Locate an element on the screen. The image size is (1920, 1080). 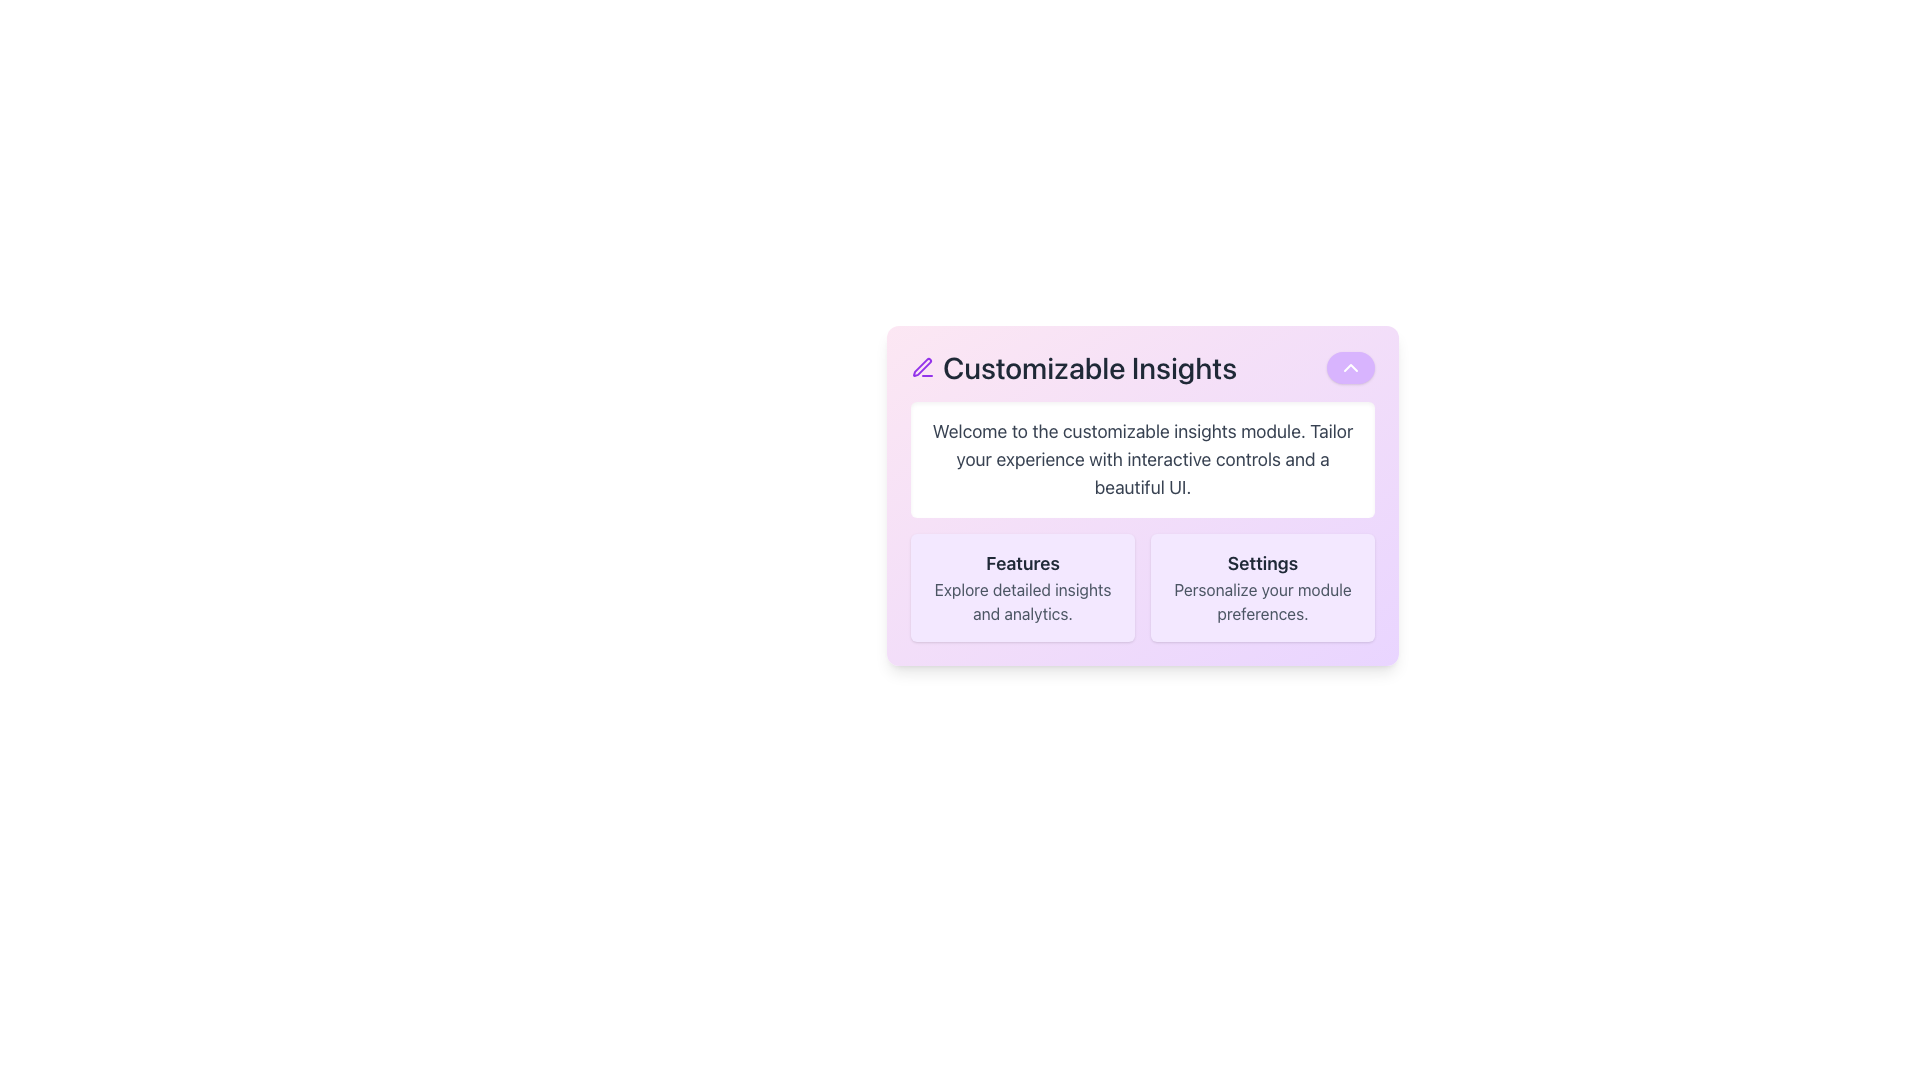
the button located in the upper-right corner of the 'Customizable Insights' section is located at coordinates (1350, 367).